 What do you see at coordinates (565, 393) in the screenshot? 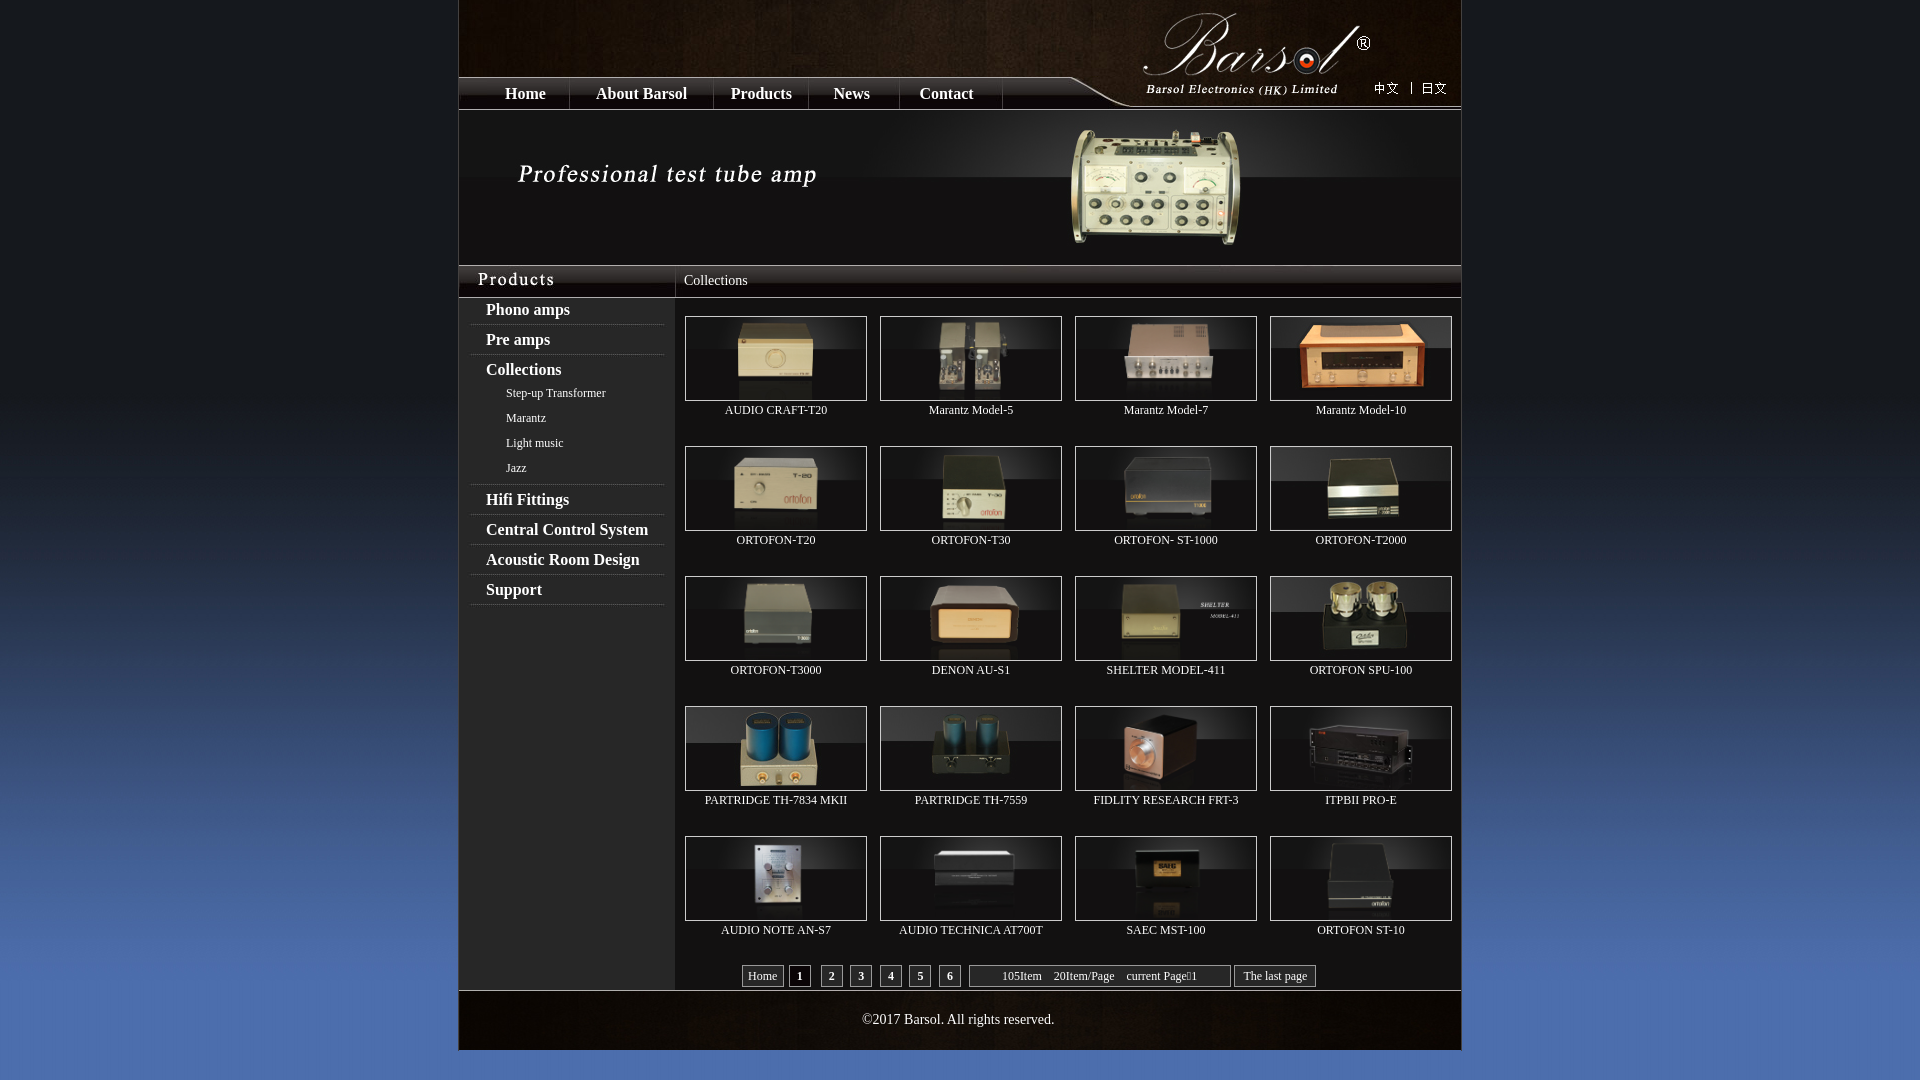
I see `'Step-up Transformer'` at bounding box center [565, 393].